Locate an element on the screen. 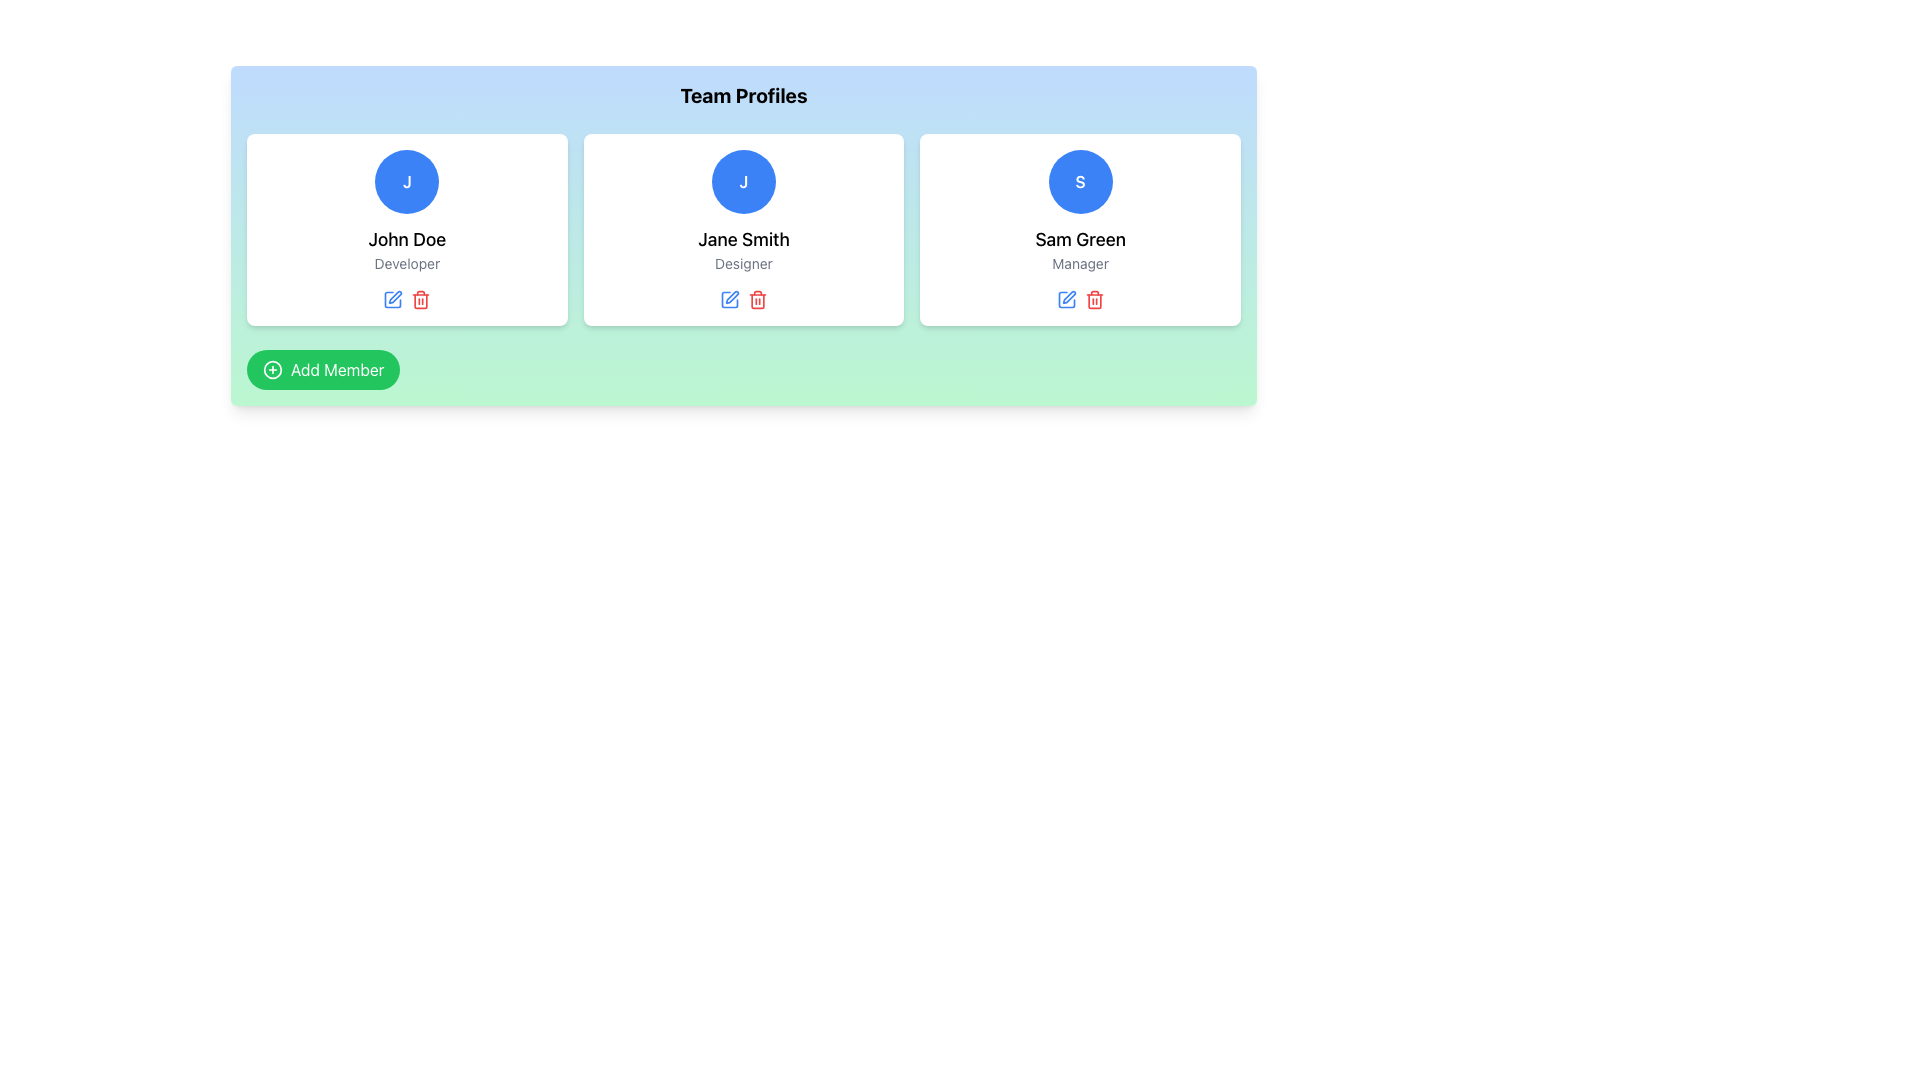 The image size is (1920, 1080). the square icon button with a pen on the top-right corner, located in the second card under 'Jane Smith' in the 'Team Profiles' section is located at coordinates (728, 300).